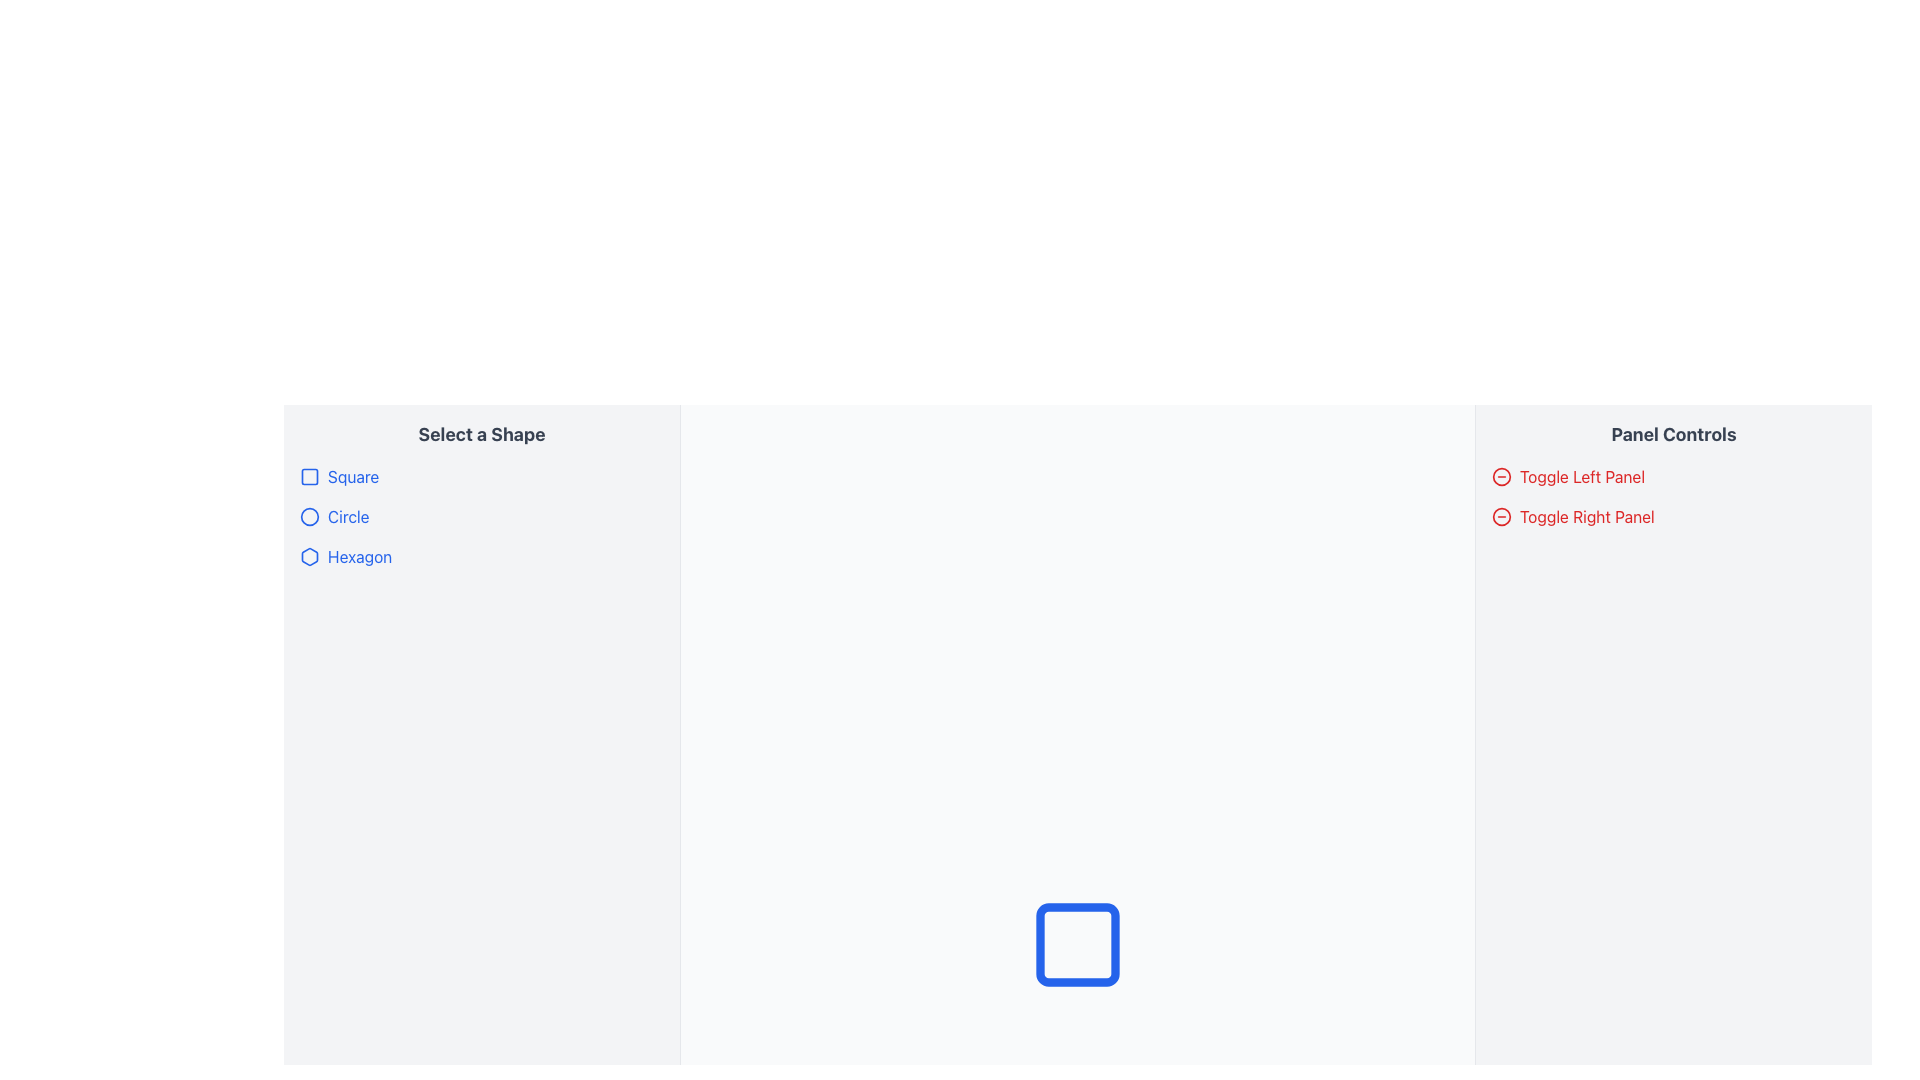 The image size is (1920, 1080). What do you see at coordinates (309, 515) in the screenshot?
I see `the second selectable circular vector graphic in the 'Select a Shape' section of the interface, located between the 'Square' checkbox above and the 'Hexagon' checkbox below` at bounding box center [309, 515].